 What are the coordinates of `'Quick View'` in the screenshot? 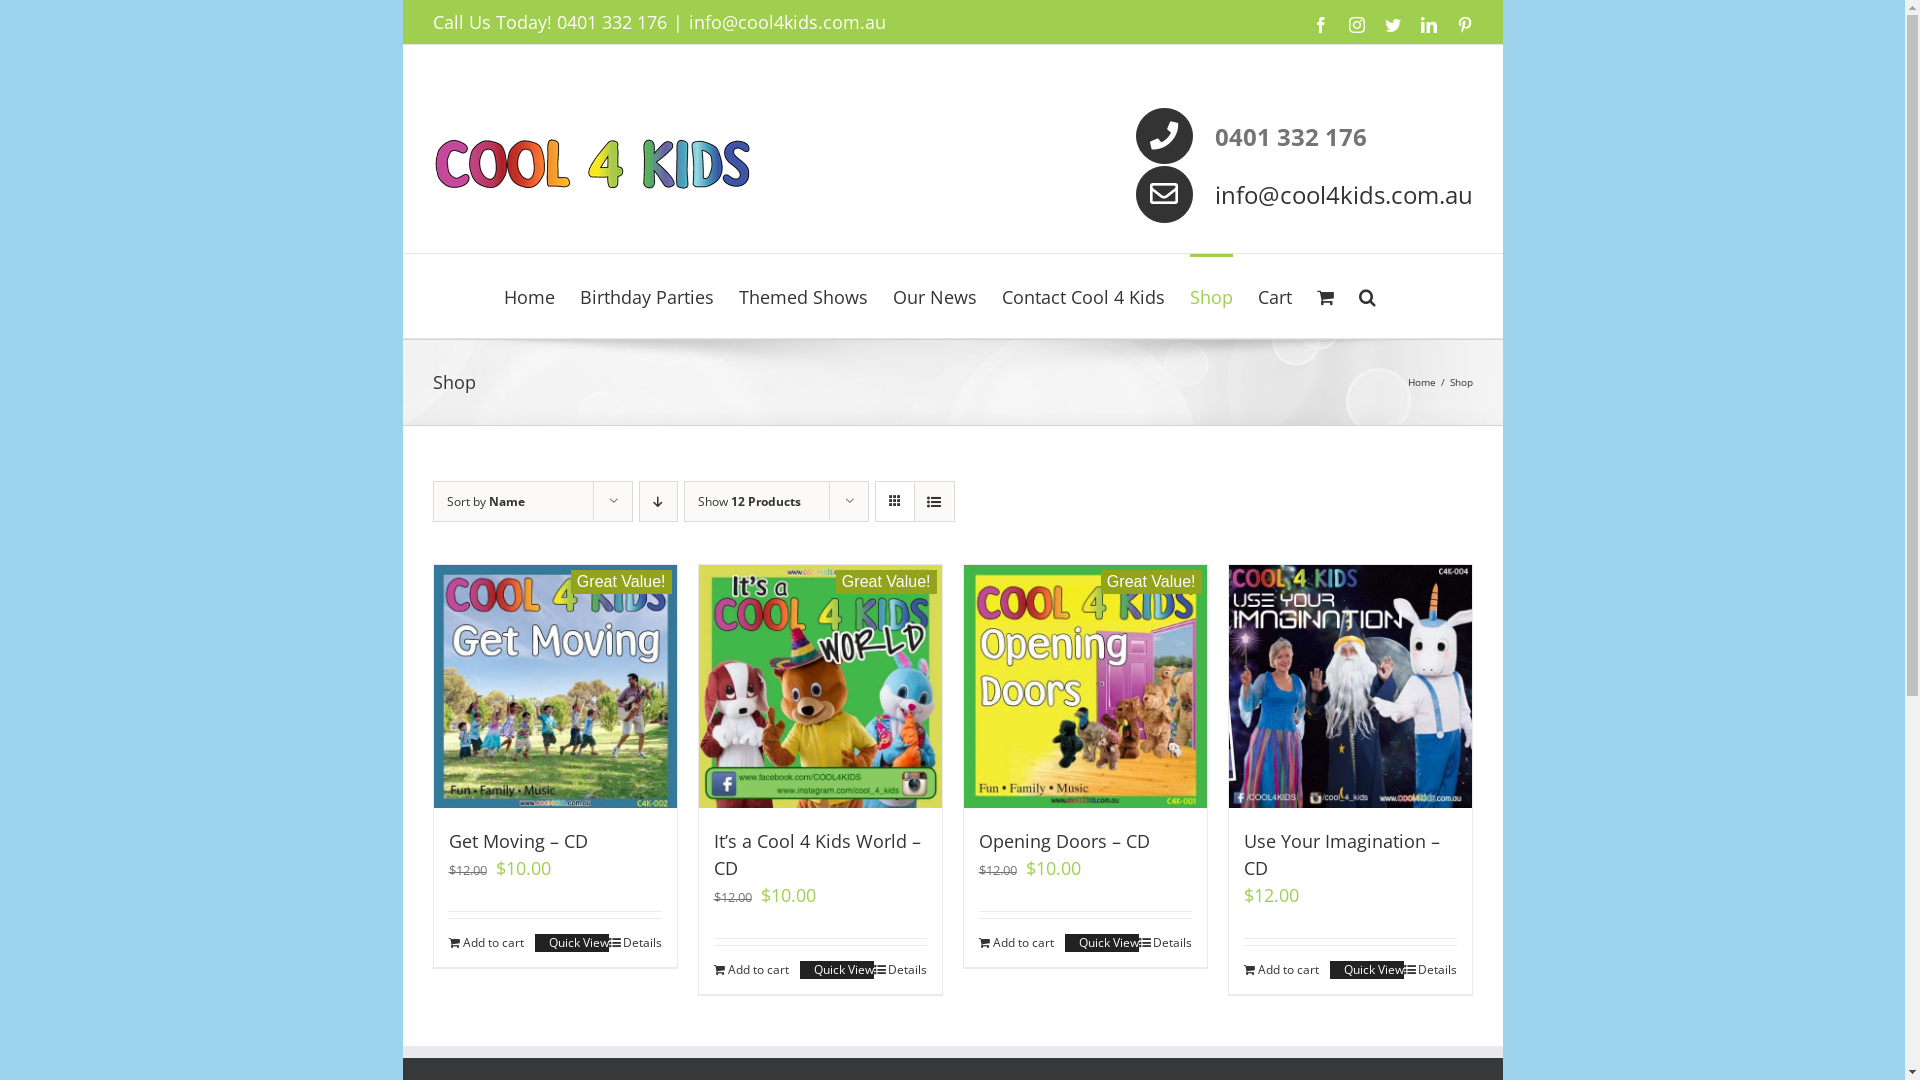 It's located at (836, 968).